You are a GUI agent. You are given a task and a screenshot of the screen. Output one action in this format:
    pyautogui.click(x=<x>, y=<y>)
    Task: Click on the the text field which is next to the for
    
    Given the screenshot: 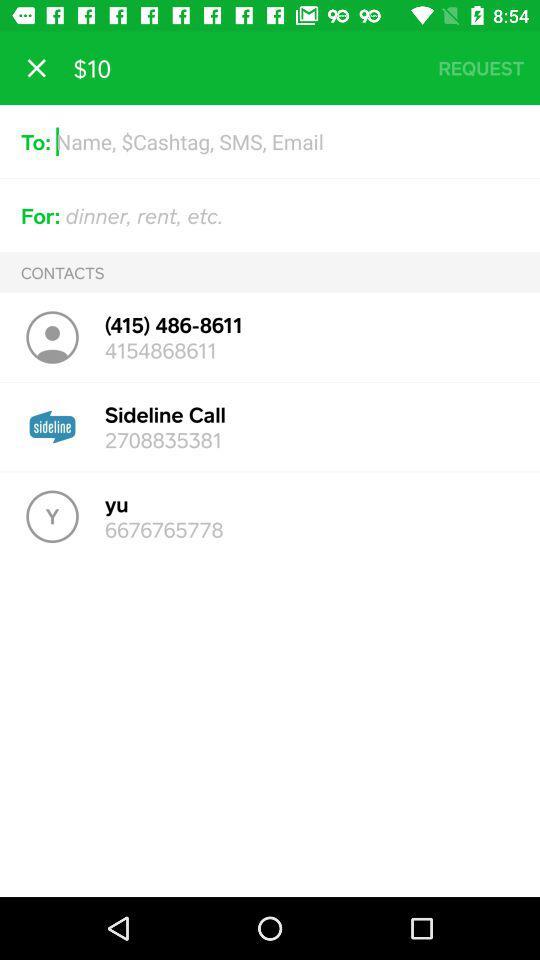 What is the action you would take?
    pyautogui.click(x=291, y=215)
    